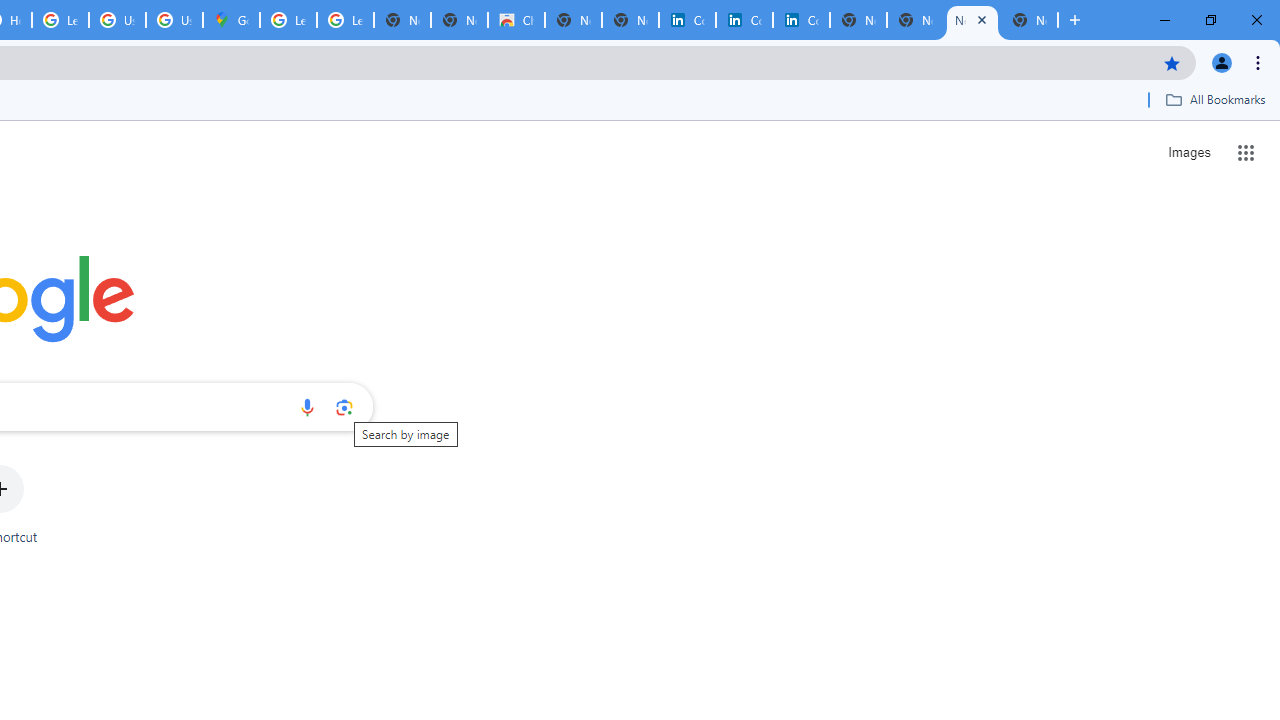 The width and height of the screenshot is (1280, 720). What do you see at coordinates (231, 20) in the screenshot?
I see `'Google Maps'` at bounding box center [231, 20].